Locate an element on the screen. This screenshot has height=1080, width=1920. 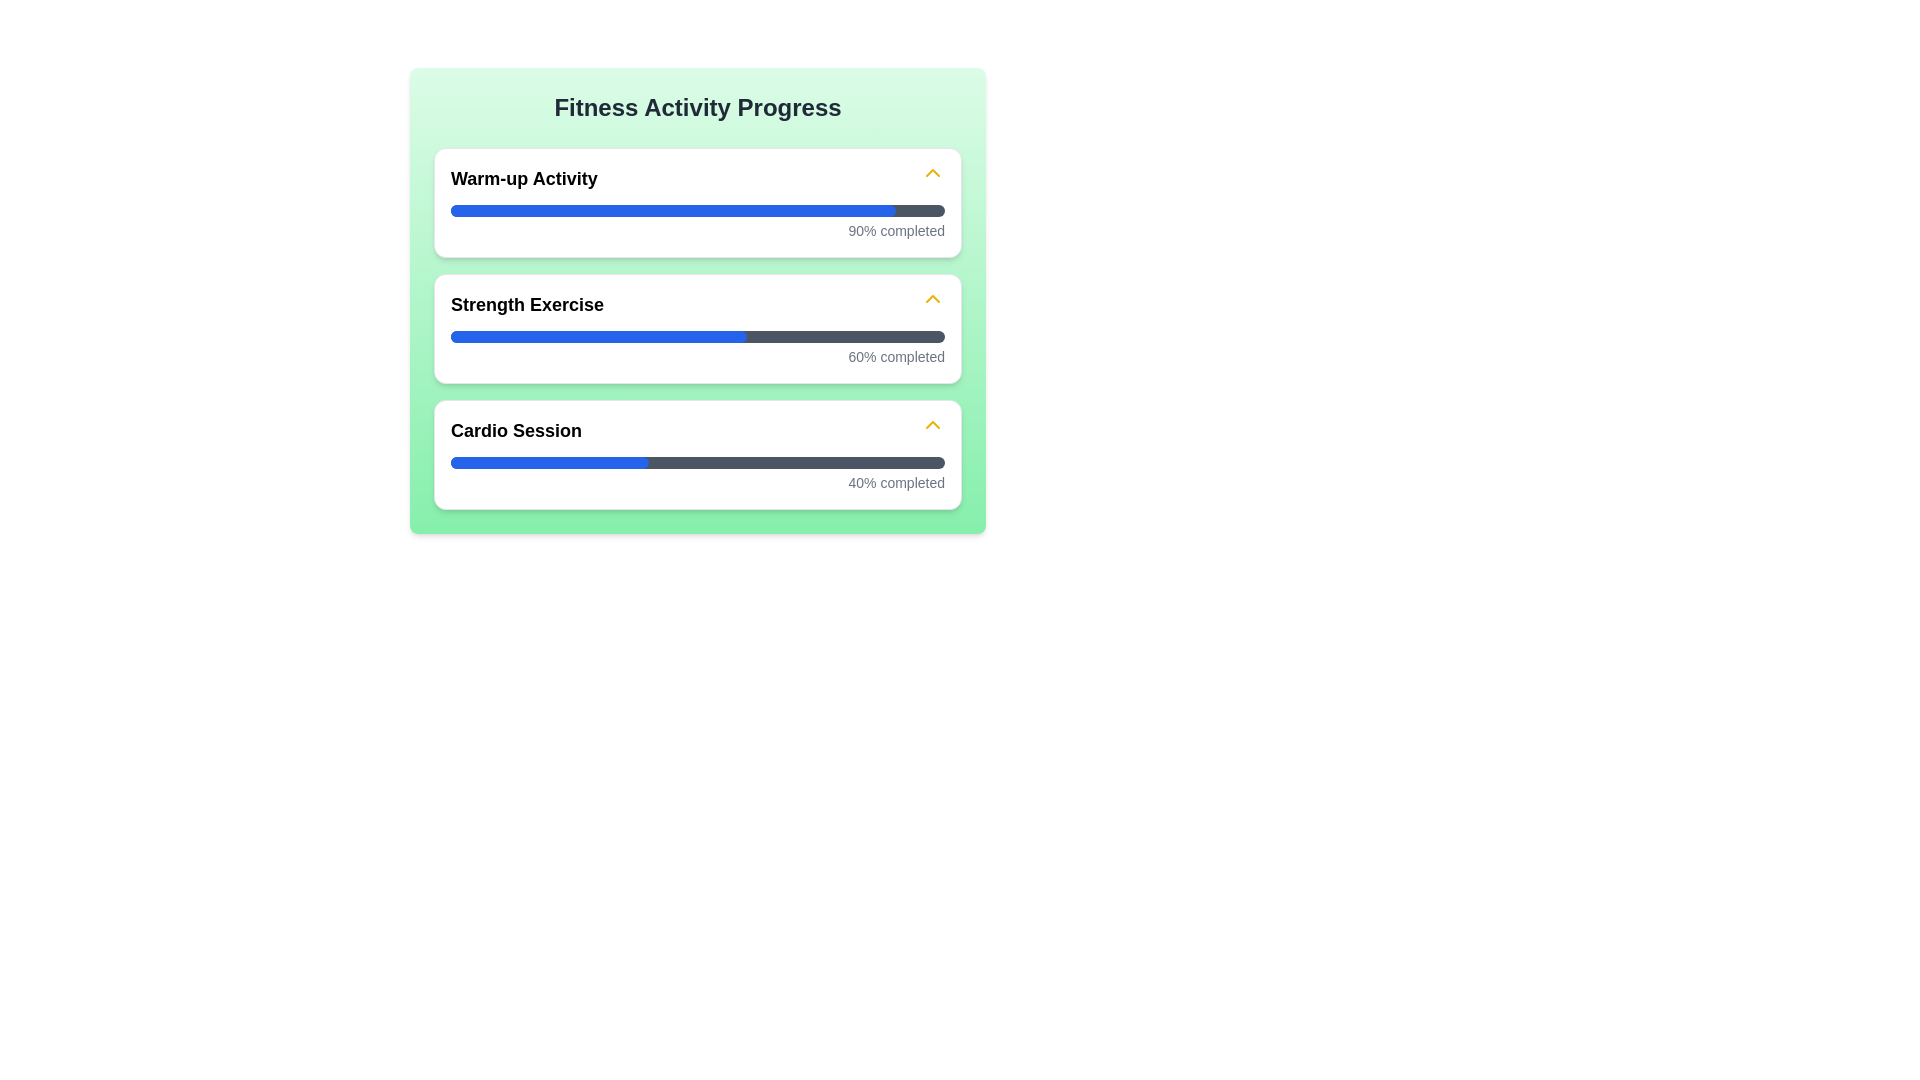
the rectangular progress bar with a blue-filled section covering 60% of the total width, located within the 'Strength Exercise' progress card is located at coordinates (598, 335).